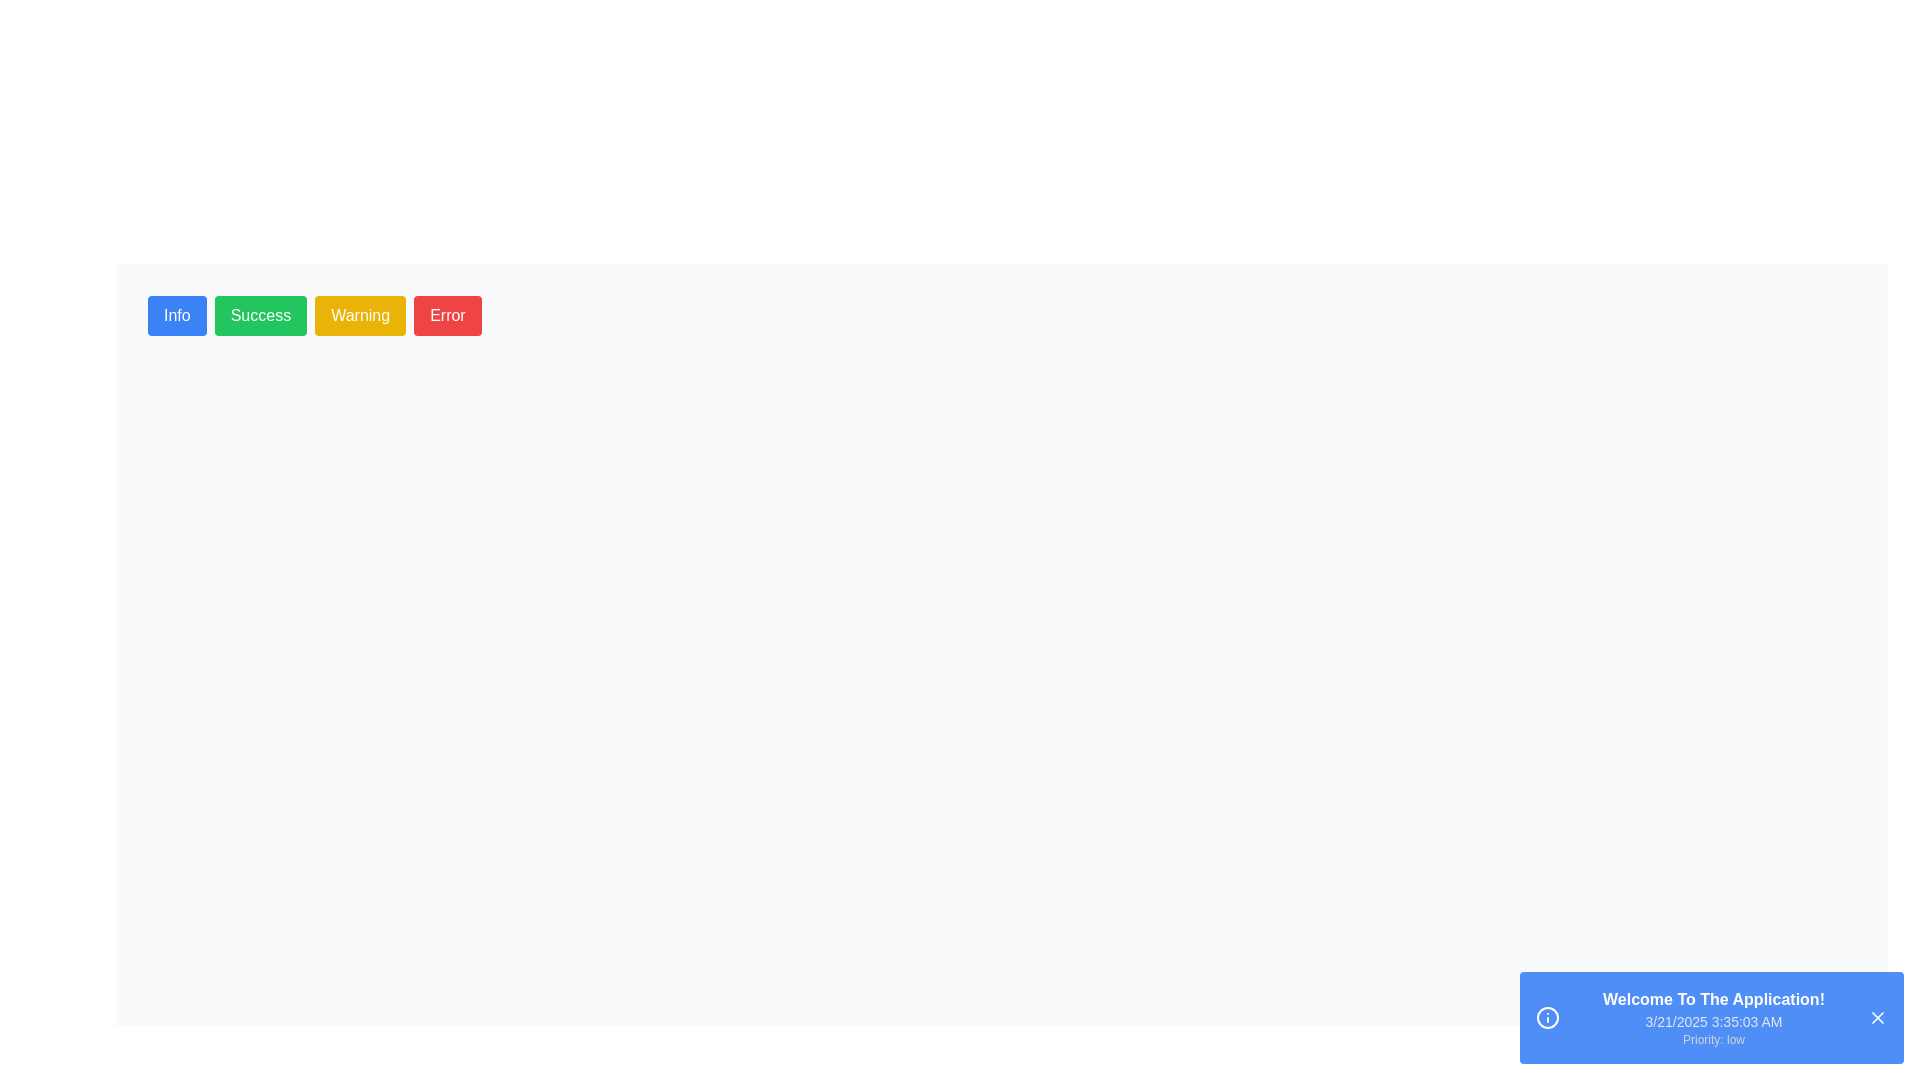 The image size is (1920, 1080). I want to click on the icon located within the blue notification card in the bottom-right corner of the interface, positioned to the left of the text content, so click(1547, 1018).